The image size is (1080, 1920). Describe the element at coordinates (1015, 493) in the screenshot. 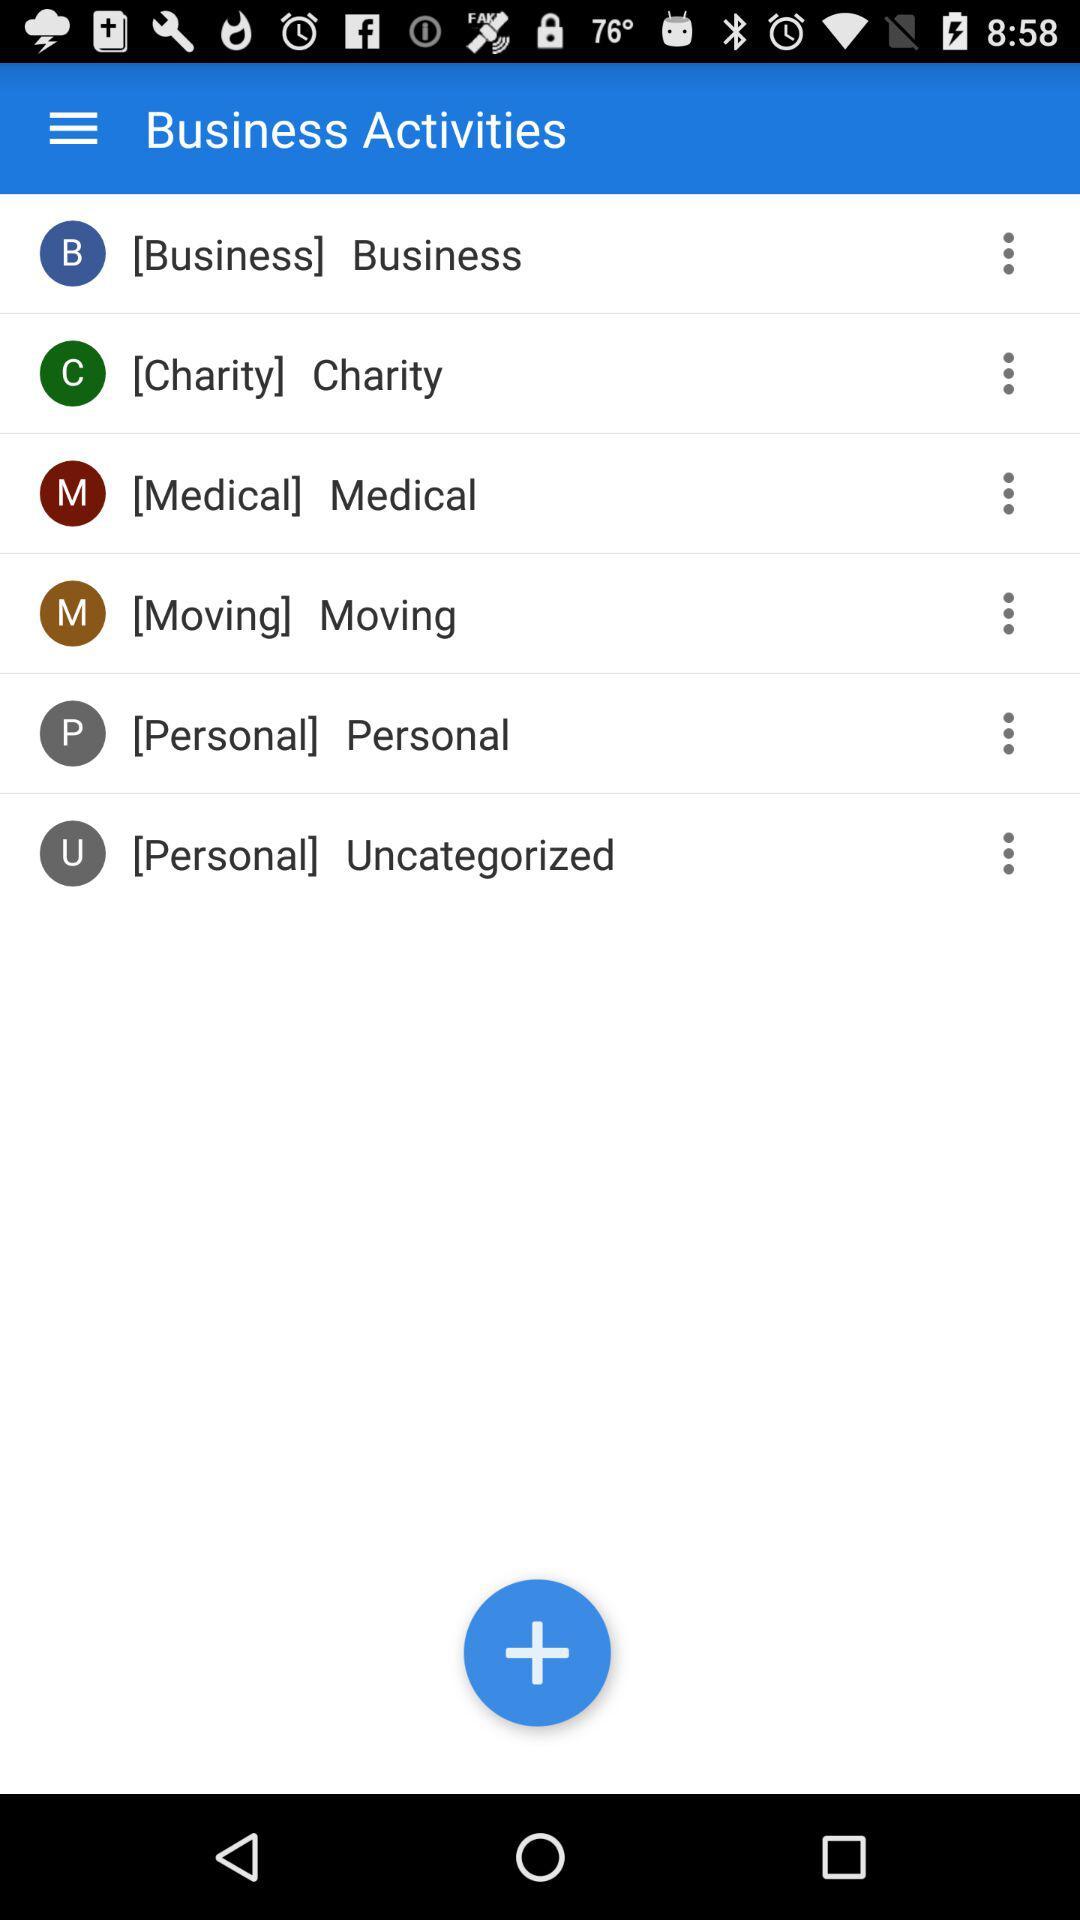

I see `edit options` at that location.